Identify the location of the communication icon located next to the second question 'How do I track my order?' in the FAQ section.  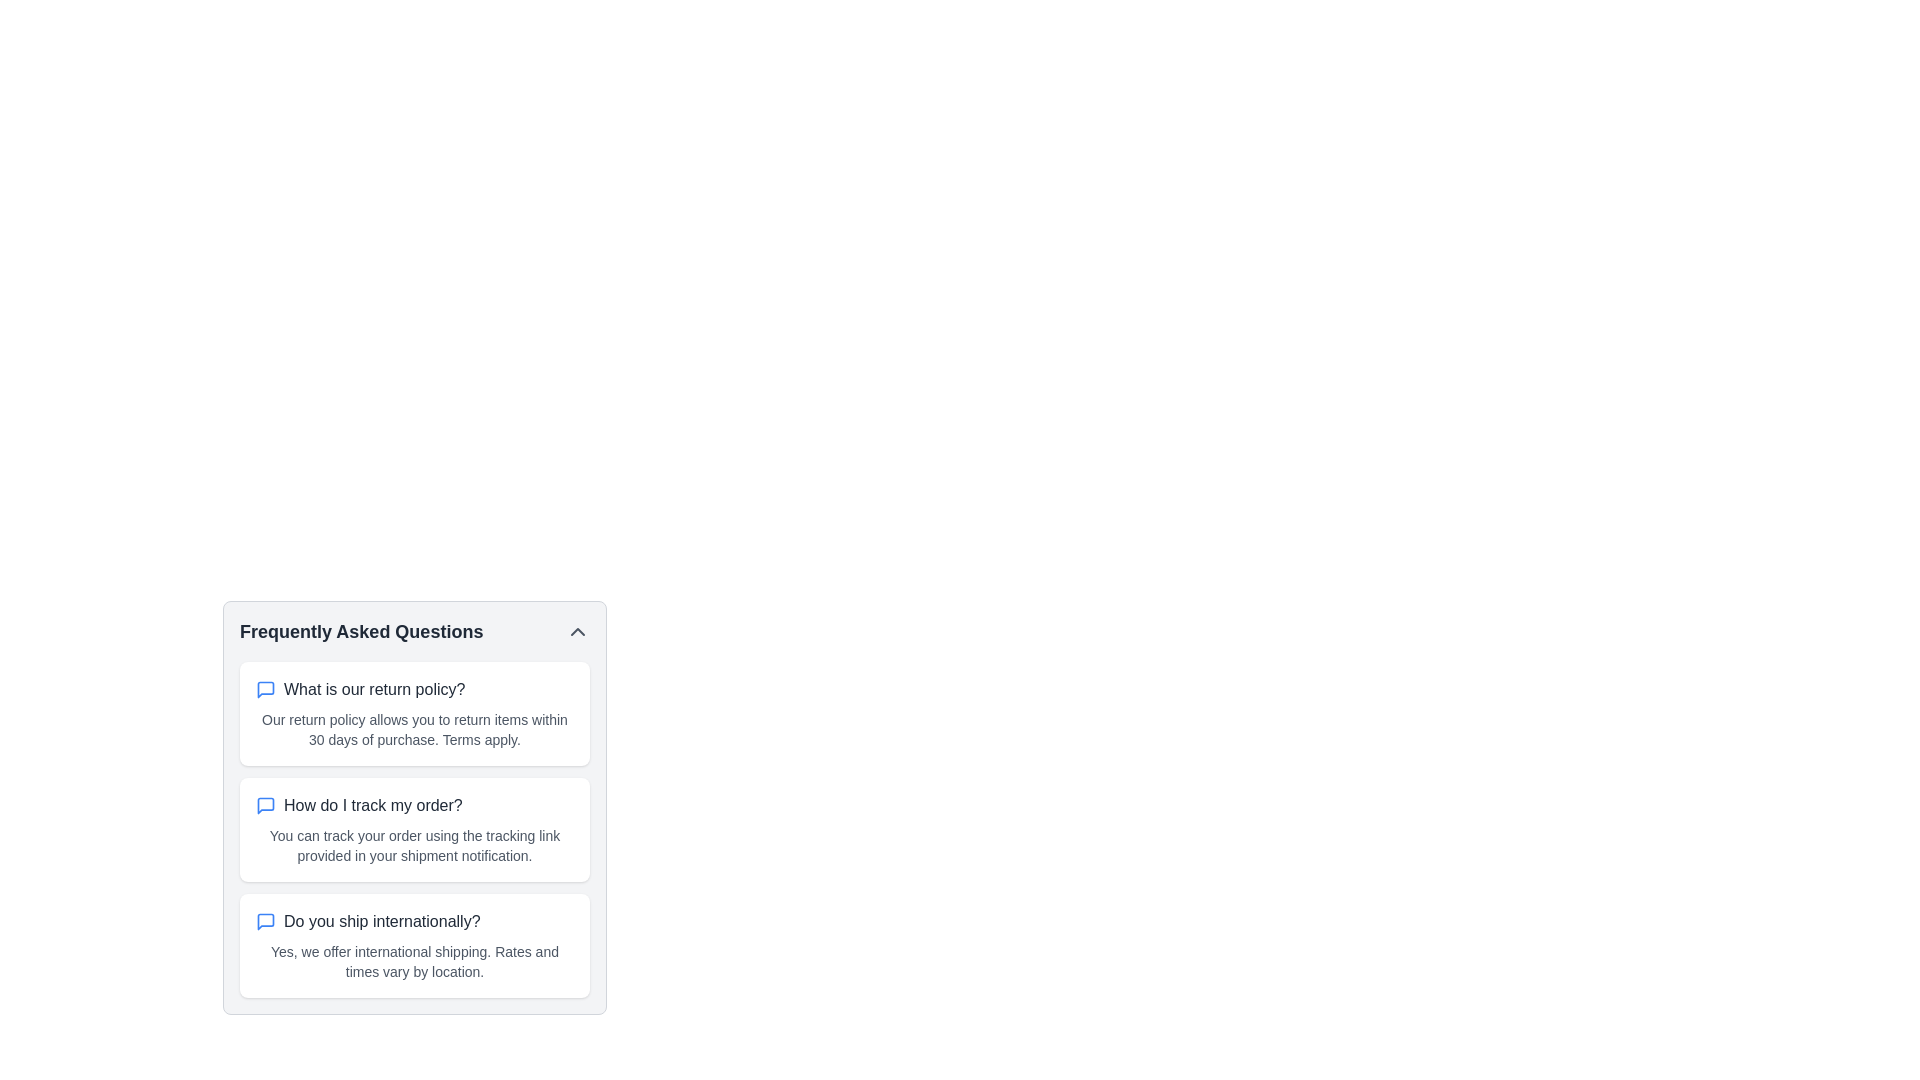
(264, 689).